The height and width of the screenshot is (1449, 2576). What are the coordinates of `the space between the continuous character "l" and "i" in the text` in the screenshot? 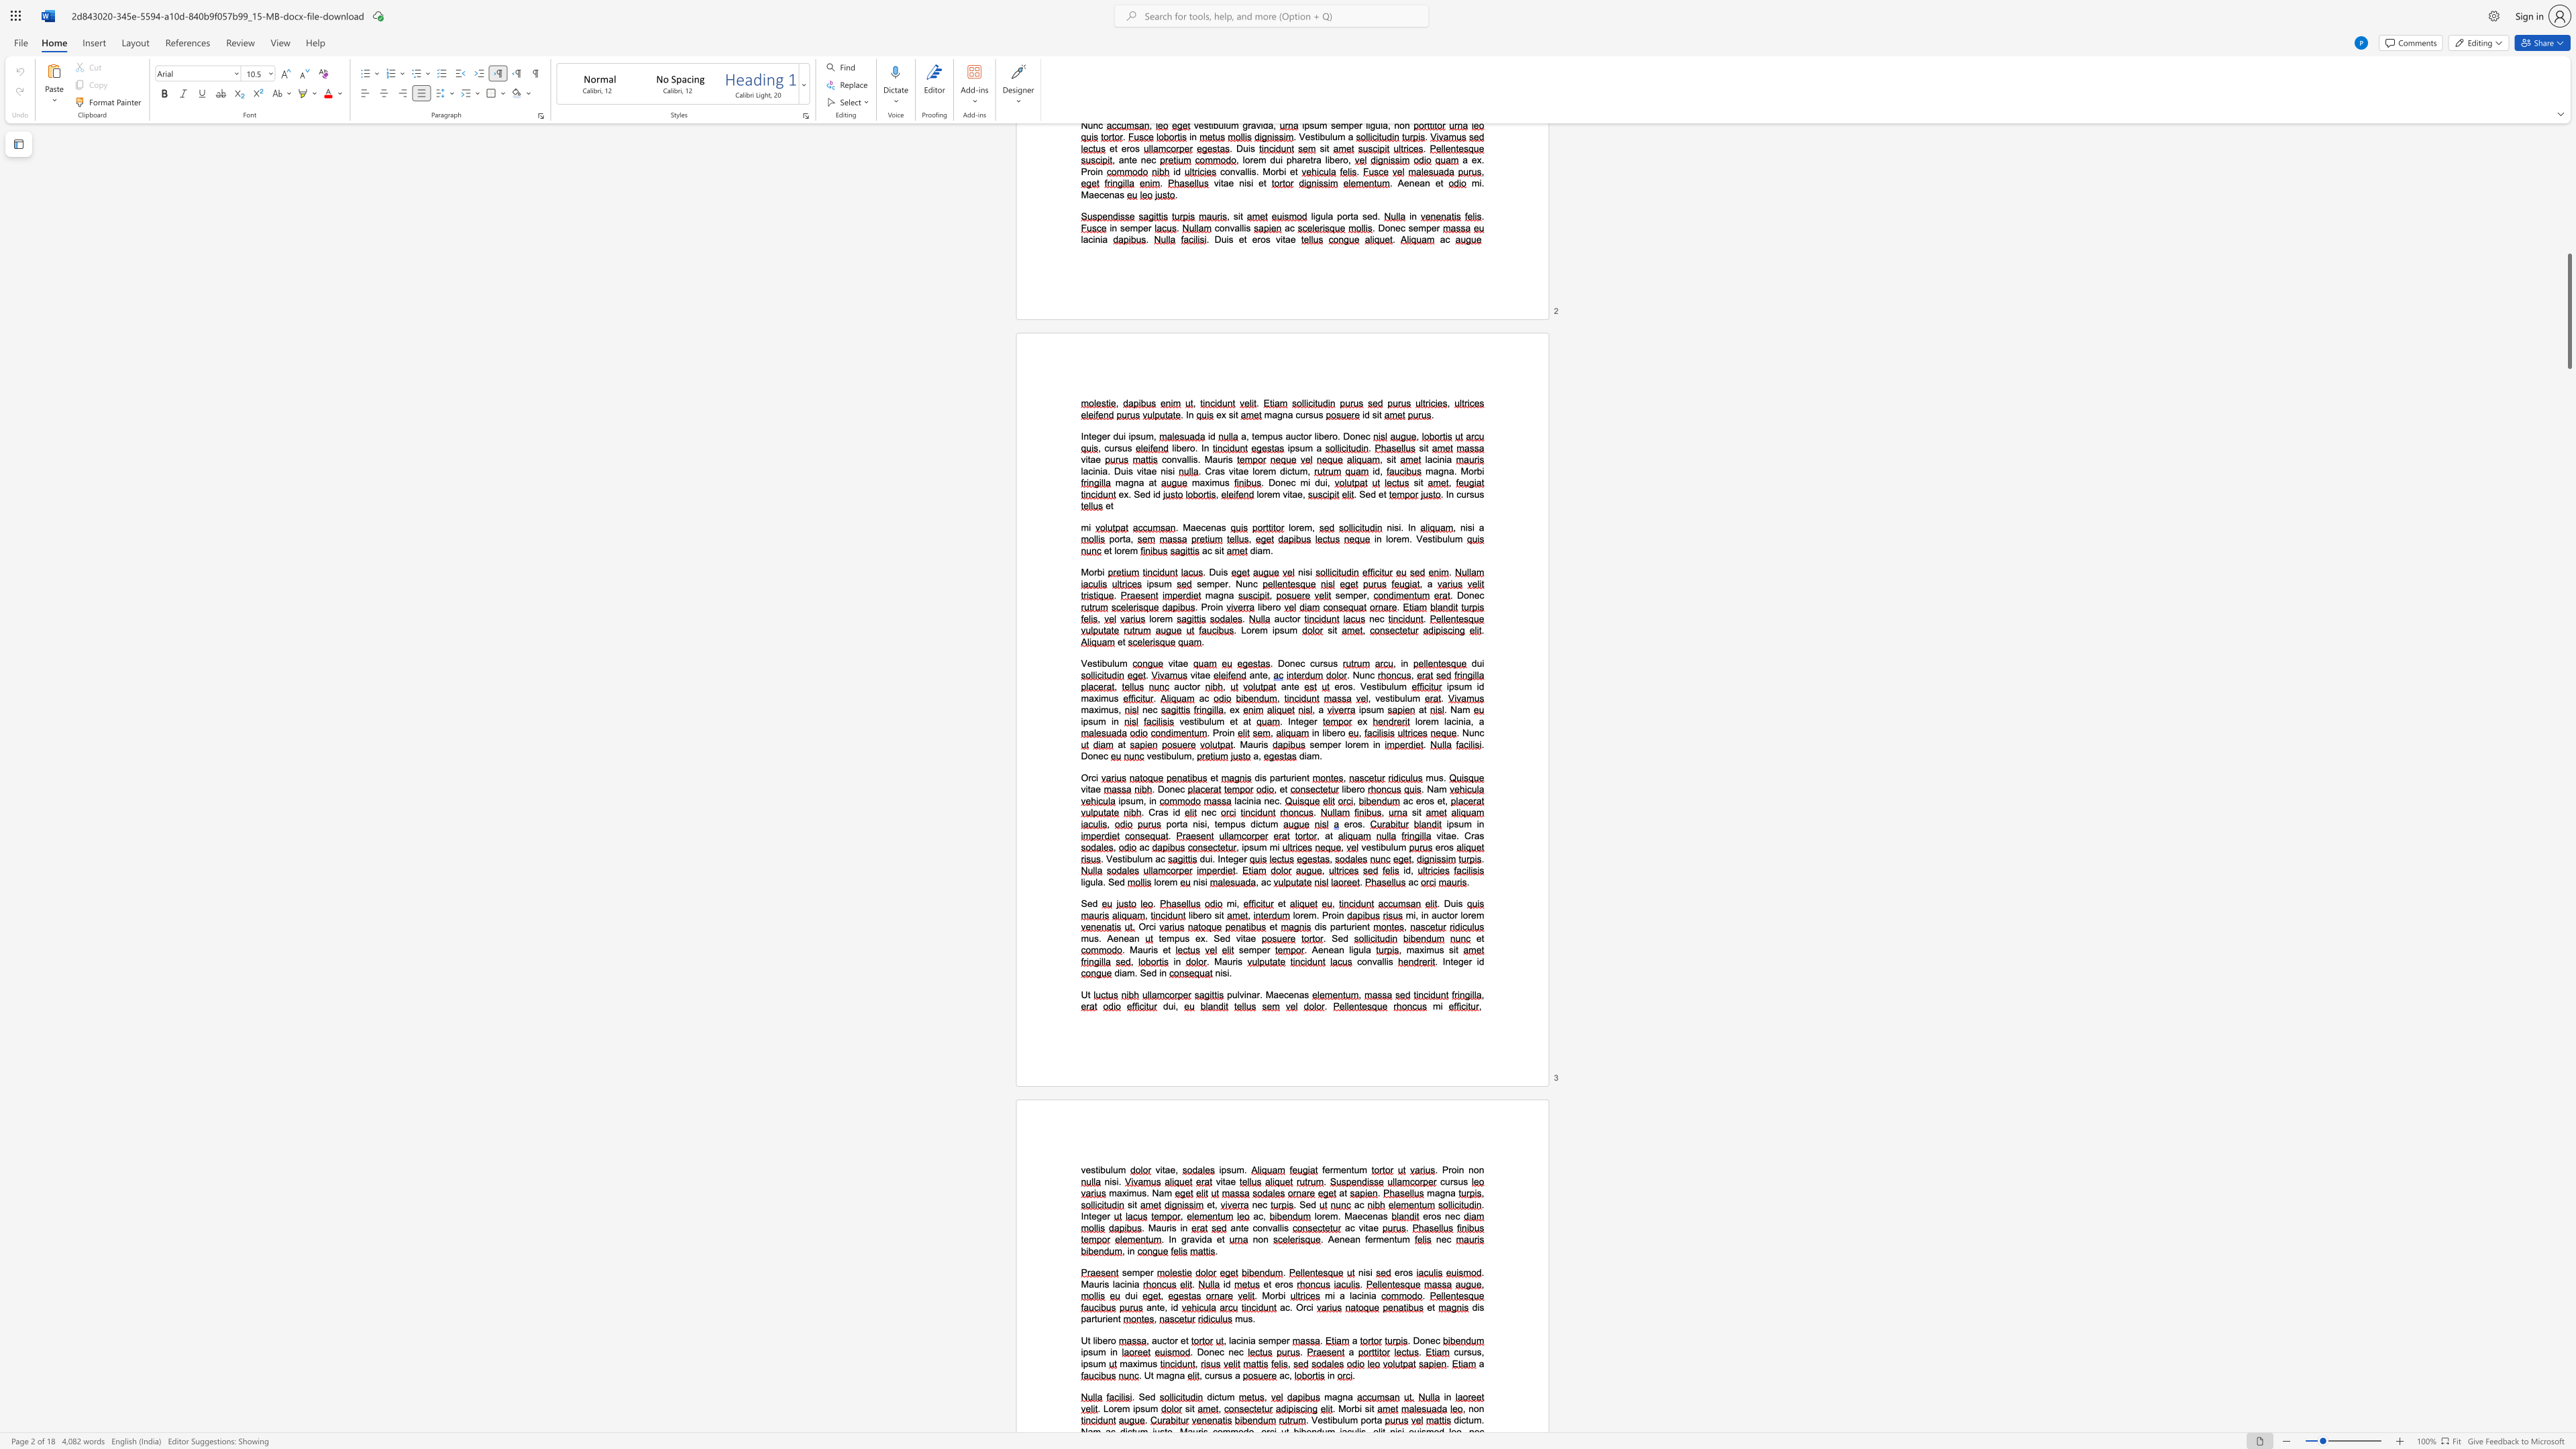 It's located at (1095, 1340).